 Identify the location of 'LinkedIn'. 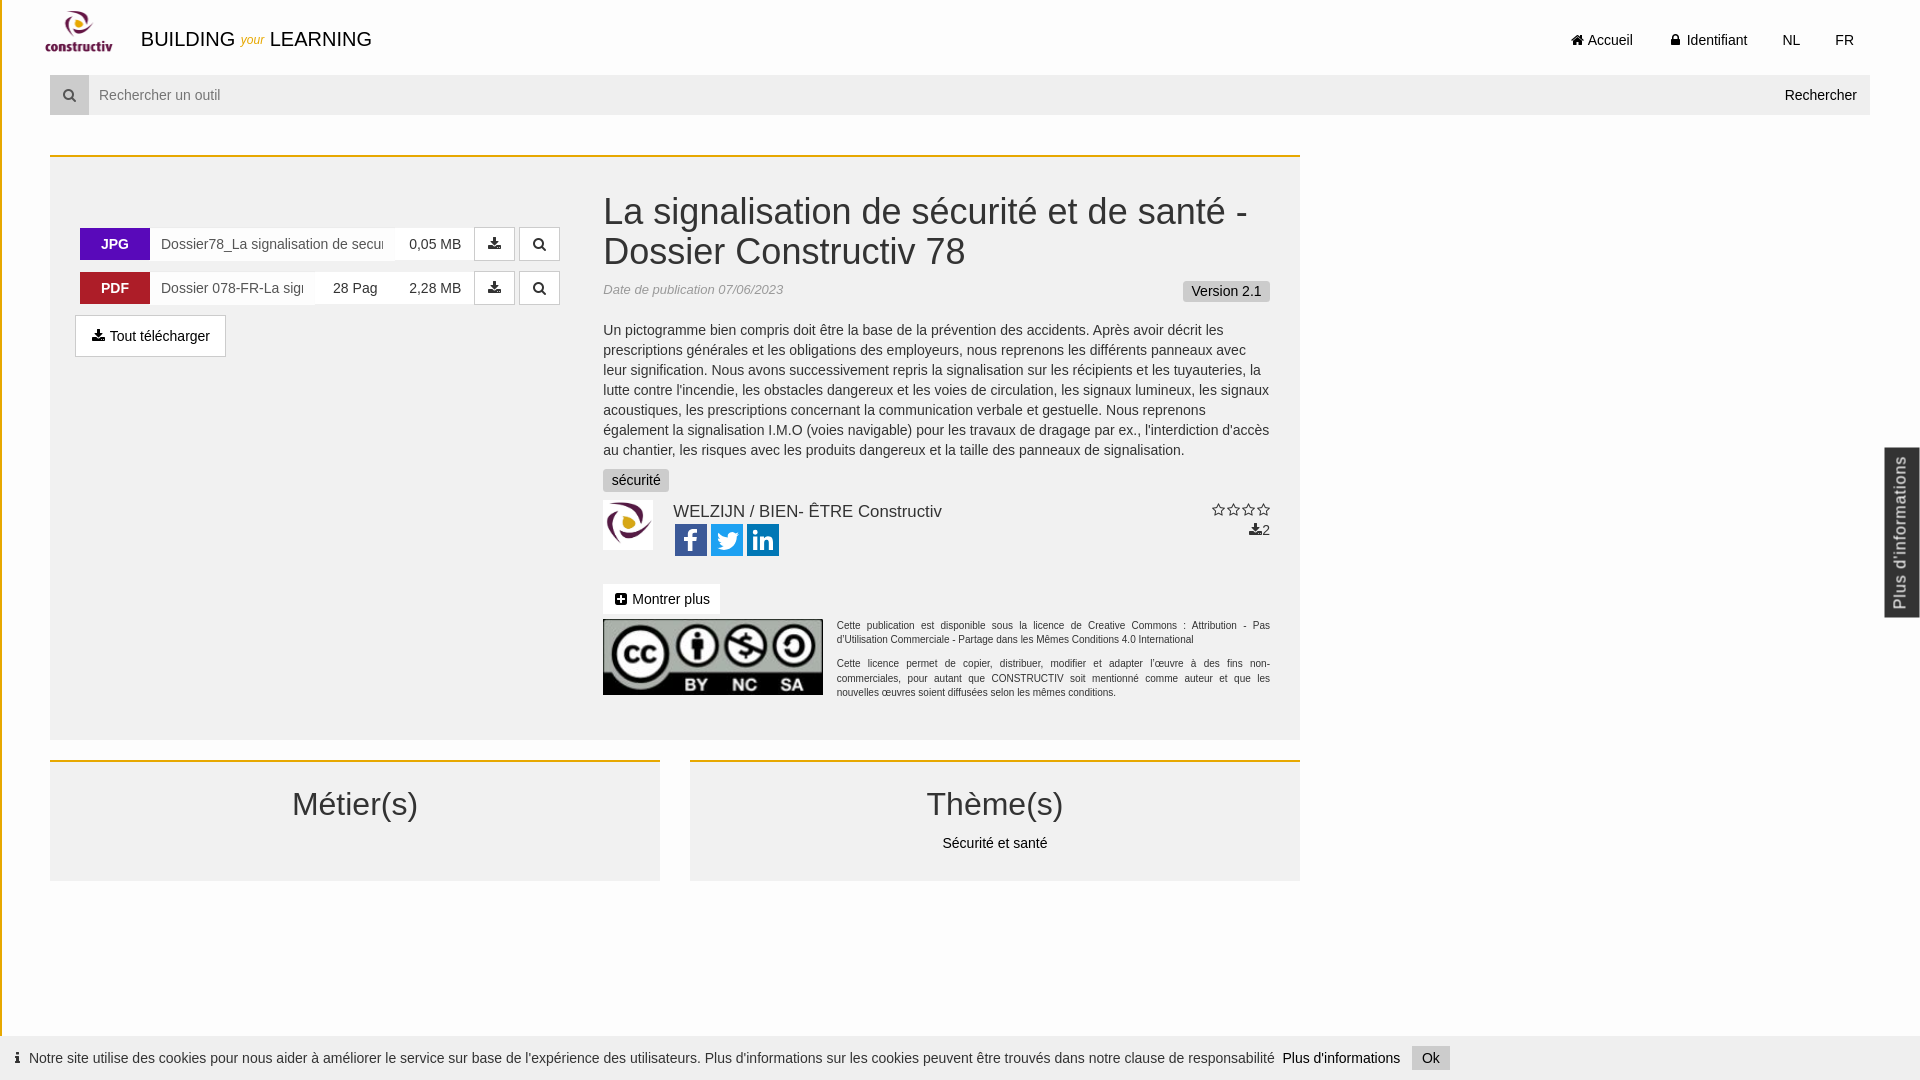
(762, 541).